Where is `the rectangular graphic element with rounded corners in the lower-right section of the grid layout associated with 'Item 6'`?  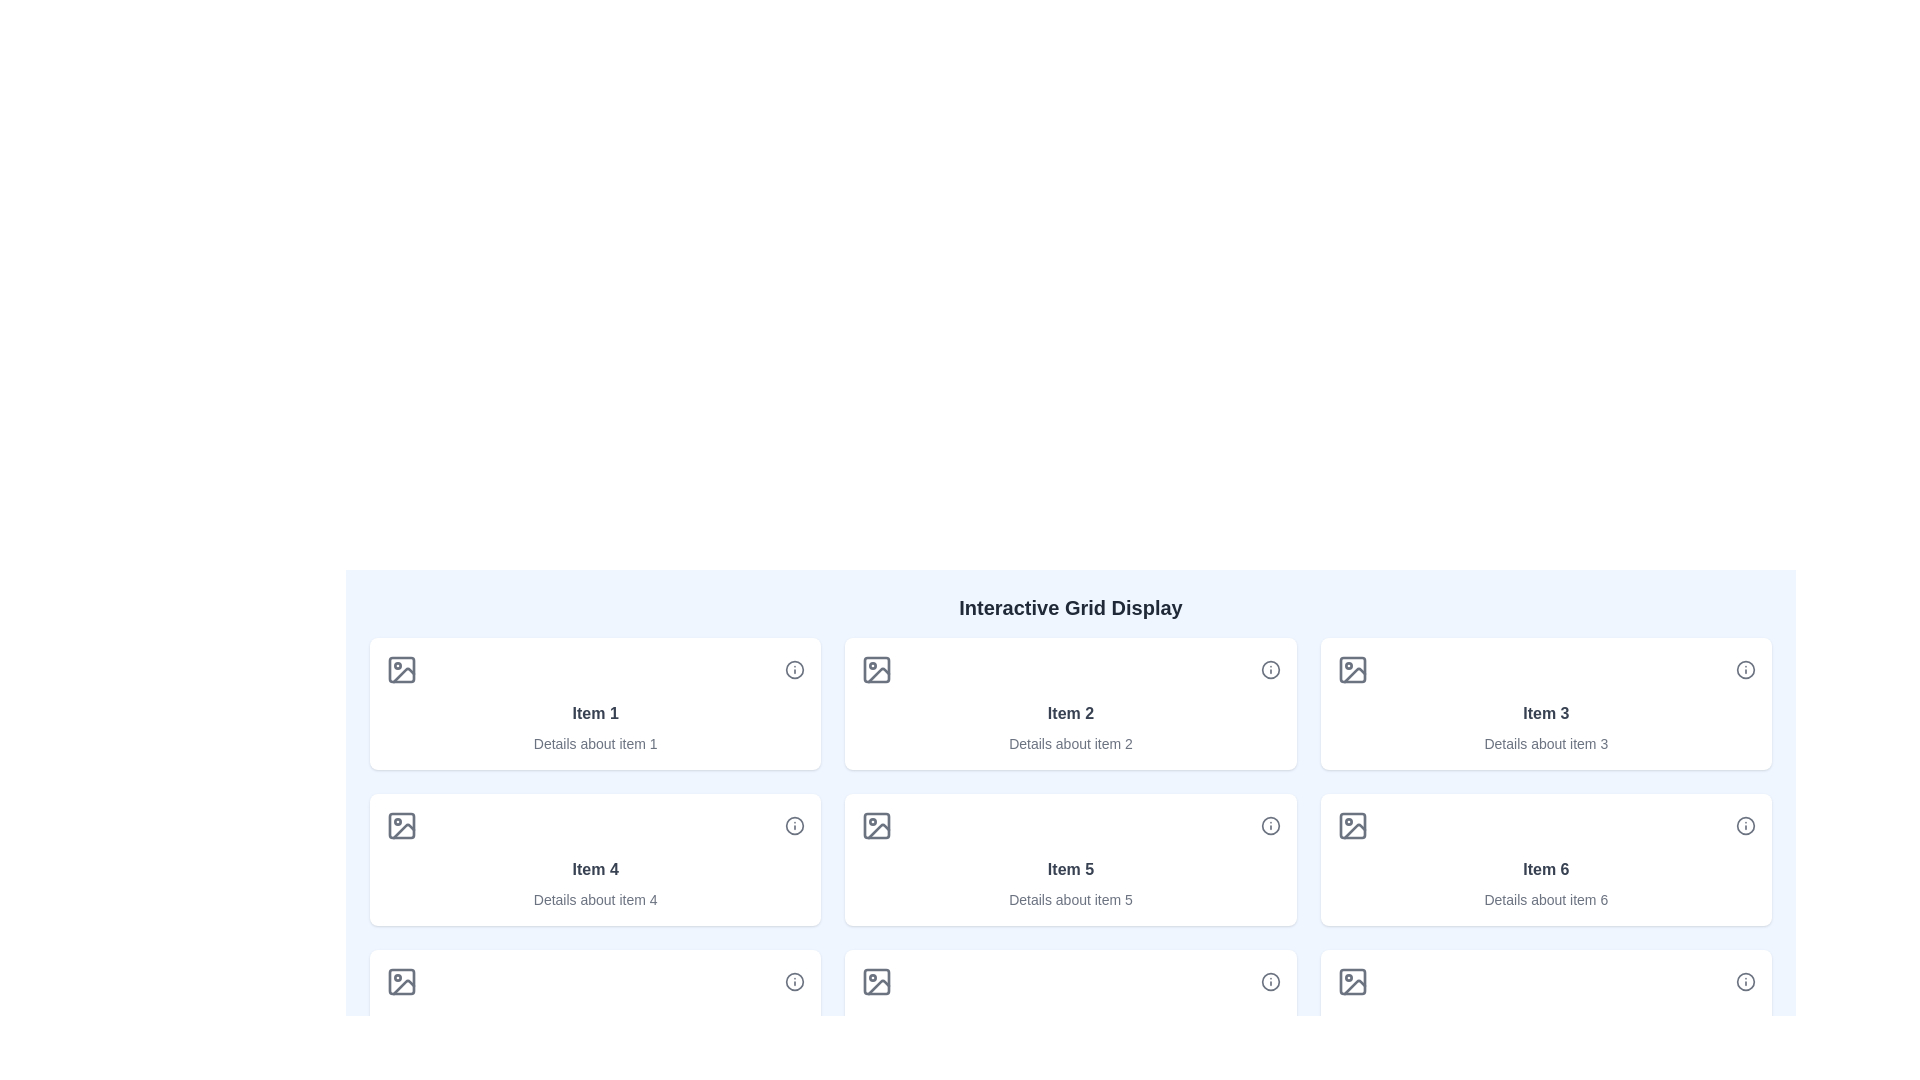
the rectangular graphic element with rounded corners in the lower-right section of the grid layout associated with 'Item 6' is located at coordinates (1352, 825).